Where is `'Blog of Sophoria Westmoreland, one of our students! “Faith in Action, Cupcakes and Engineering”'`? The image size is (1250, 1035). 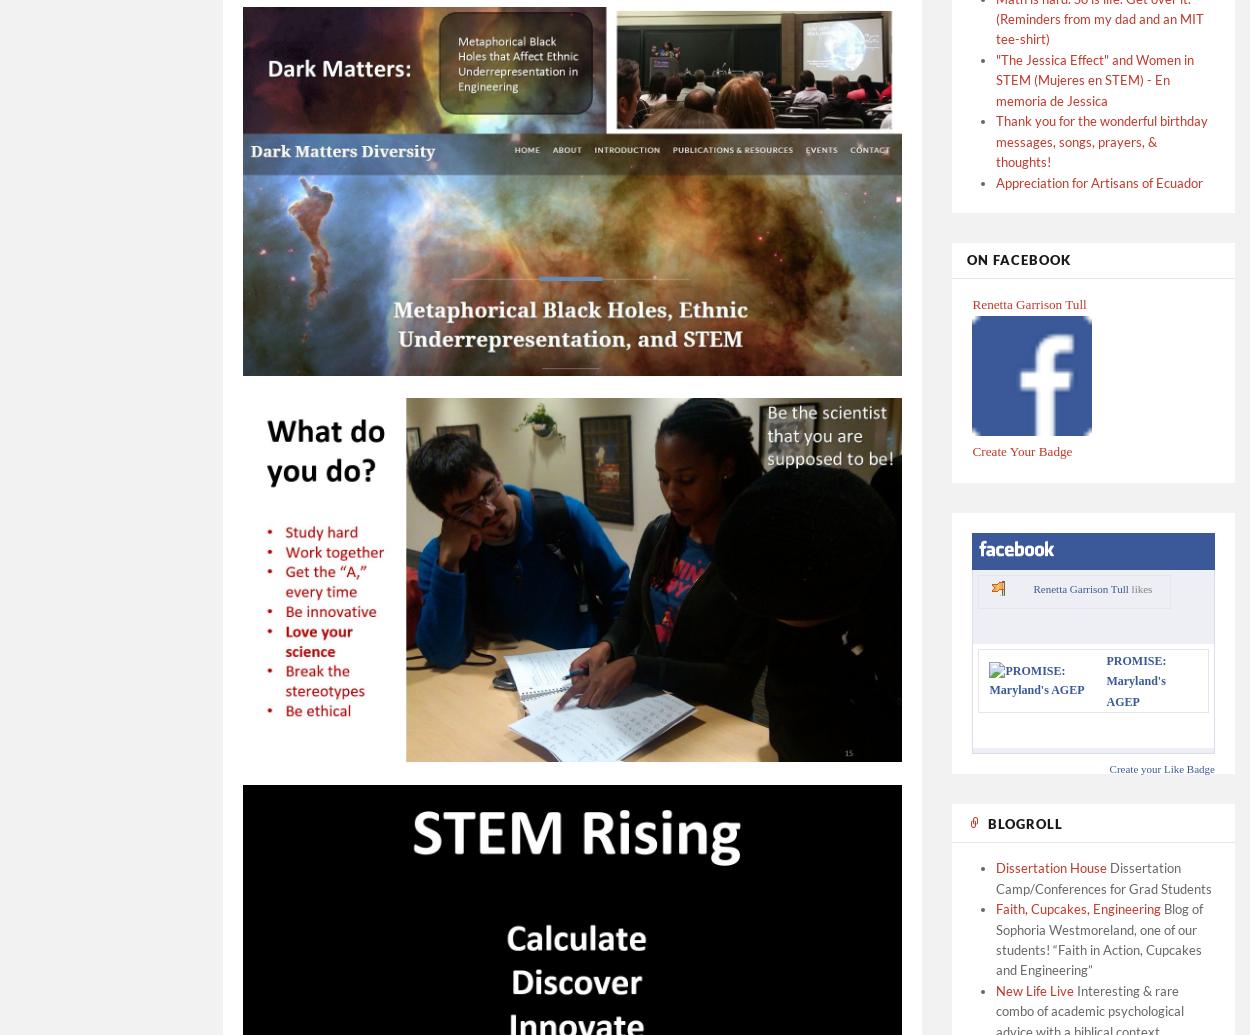 'Blog of Sophoria Westmoreland, one of our students! “Faith in Action, Cupcakes and Engineering”' is located at coordinates (994, 938).